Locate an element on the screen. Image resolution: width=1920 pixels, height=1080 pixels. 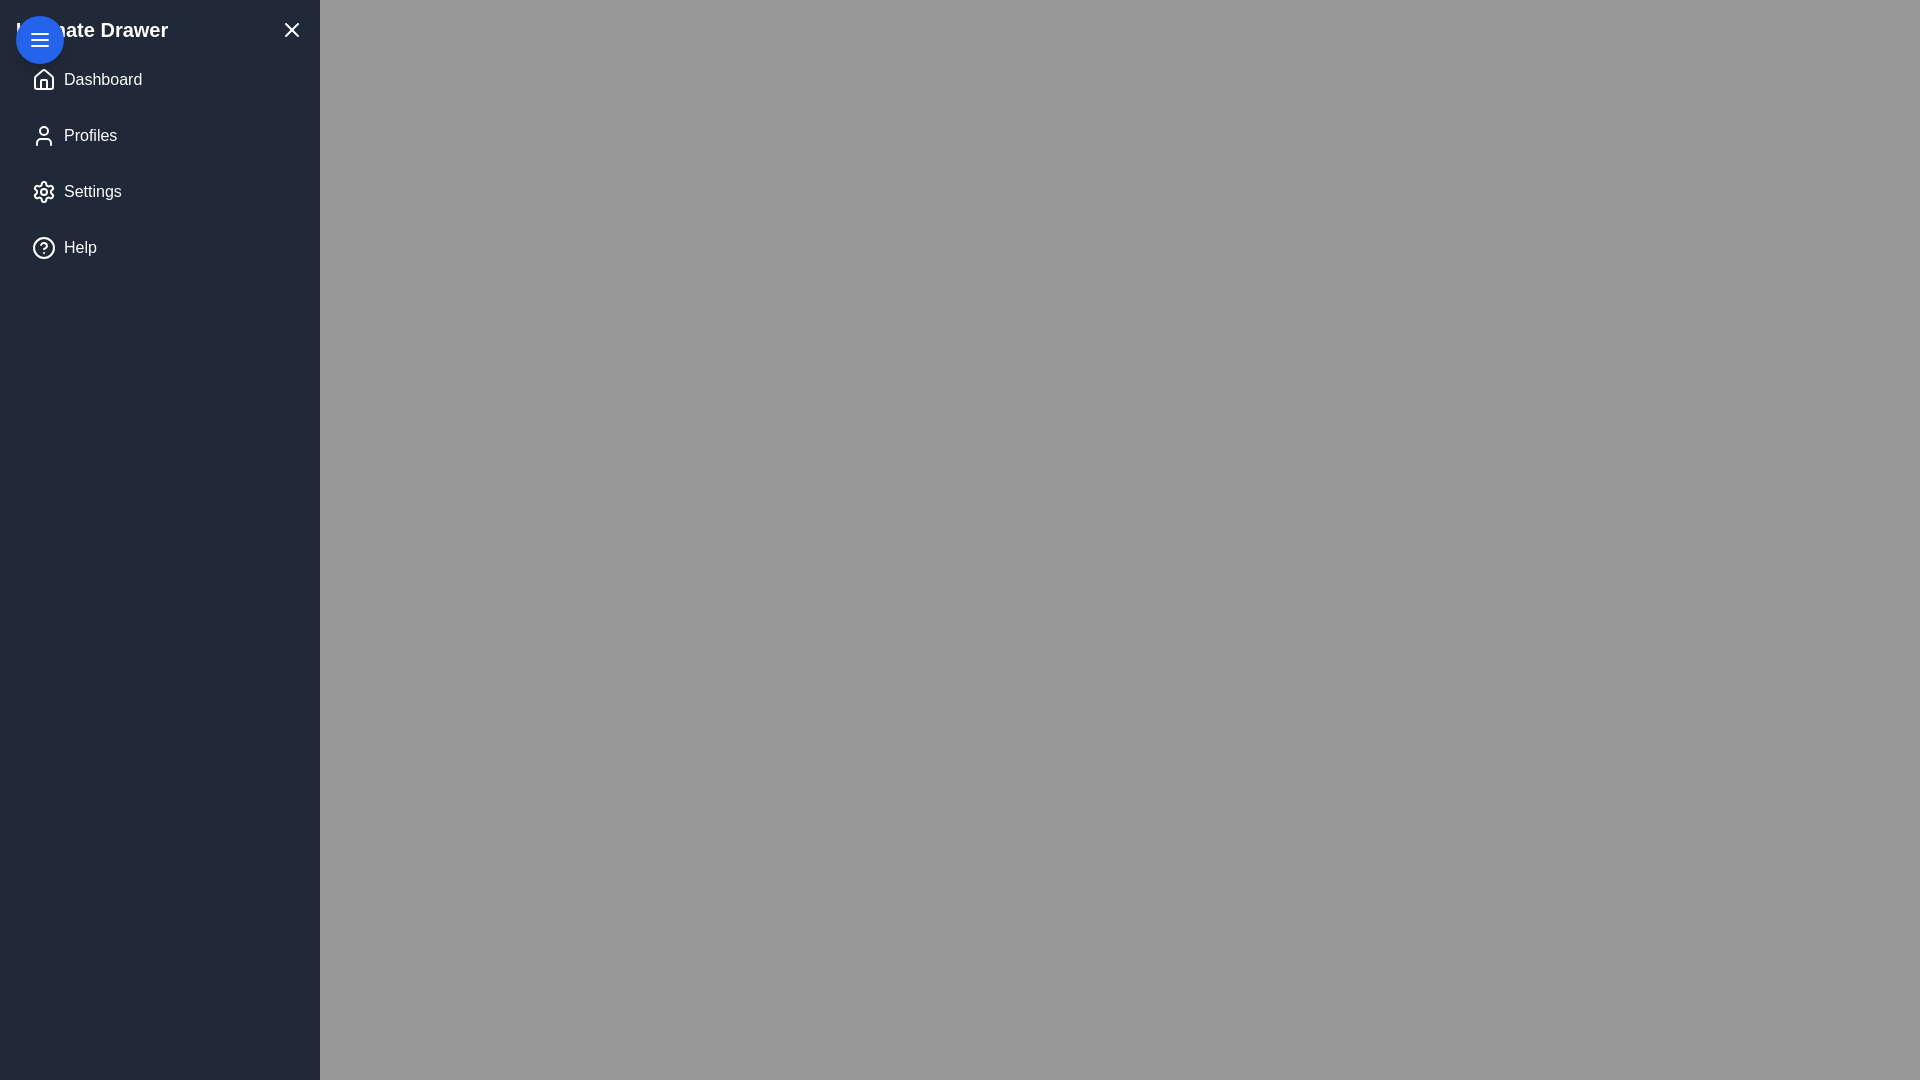
the third menu item in the vertical list within the sidebar is located at coordinates (158, 192).